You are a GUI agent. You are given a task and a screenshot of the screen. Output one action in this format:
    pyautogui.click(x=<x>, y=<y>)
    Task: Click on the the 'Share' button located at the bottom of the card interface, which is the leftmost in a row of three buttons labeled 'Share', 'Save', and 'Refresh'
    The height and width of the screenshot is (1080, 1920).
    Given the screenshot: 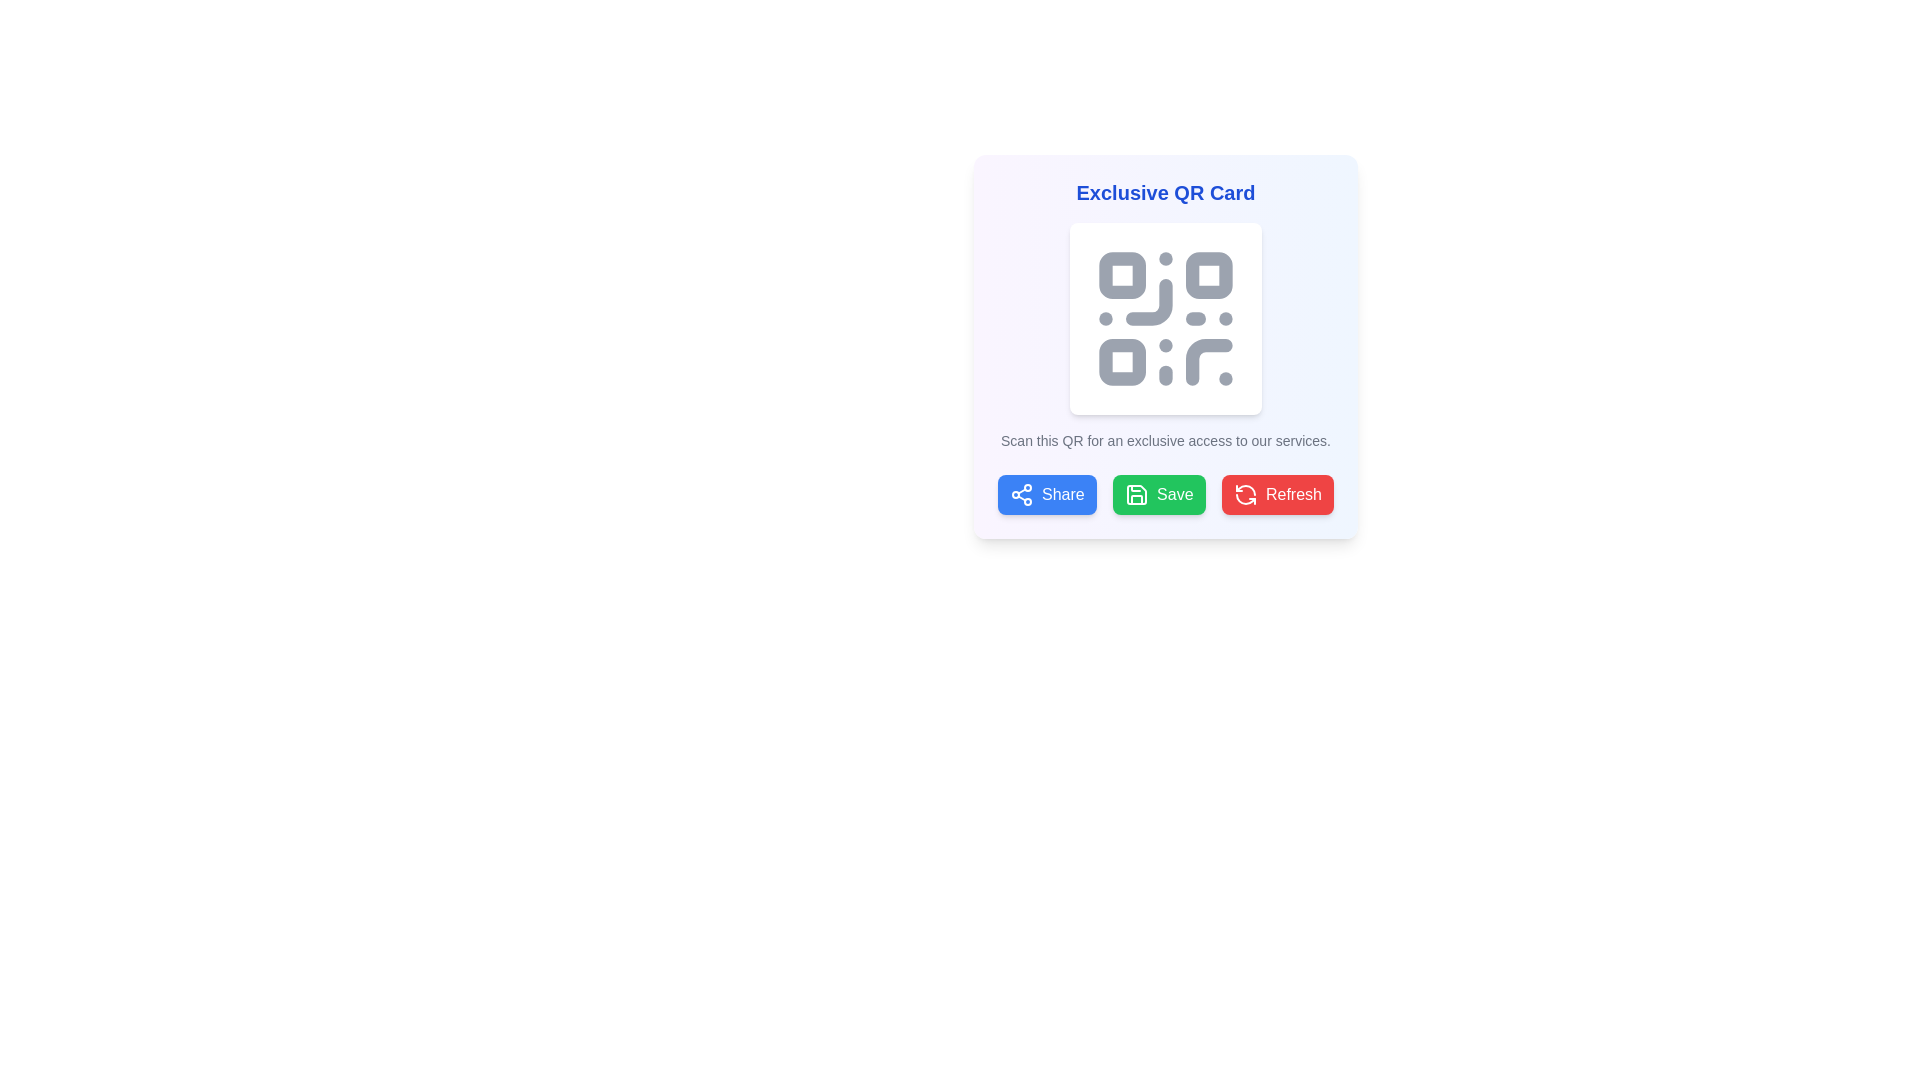 What is the action you would take?
    pyautogui.click(x=1046, y=494)
    